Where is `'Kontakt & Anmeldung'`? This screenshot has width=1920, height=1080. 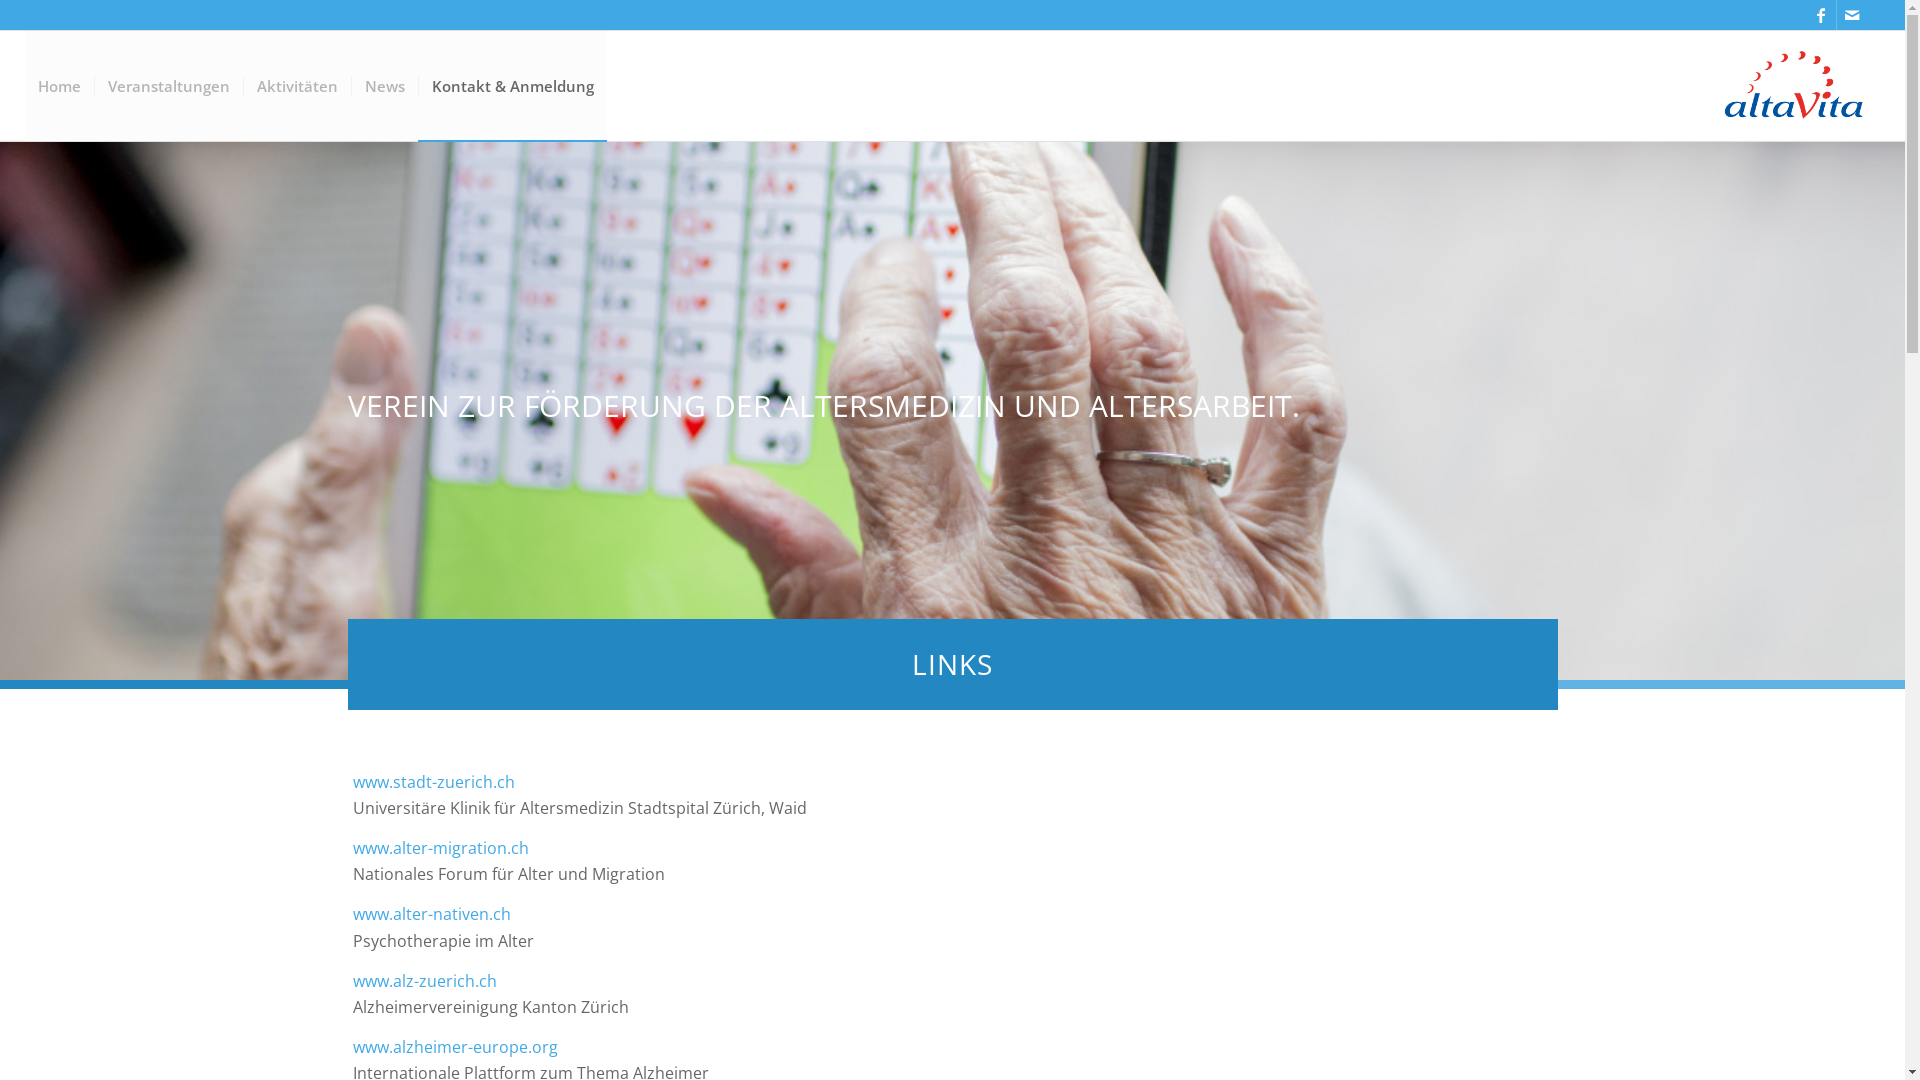 'Kontakt & Anmeldung' is located at coordinates (416, 84).